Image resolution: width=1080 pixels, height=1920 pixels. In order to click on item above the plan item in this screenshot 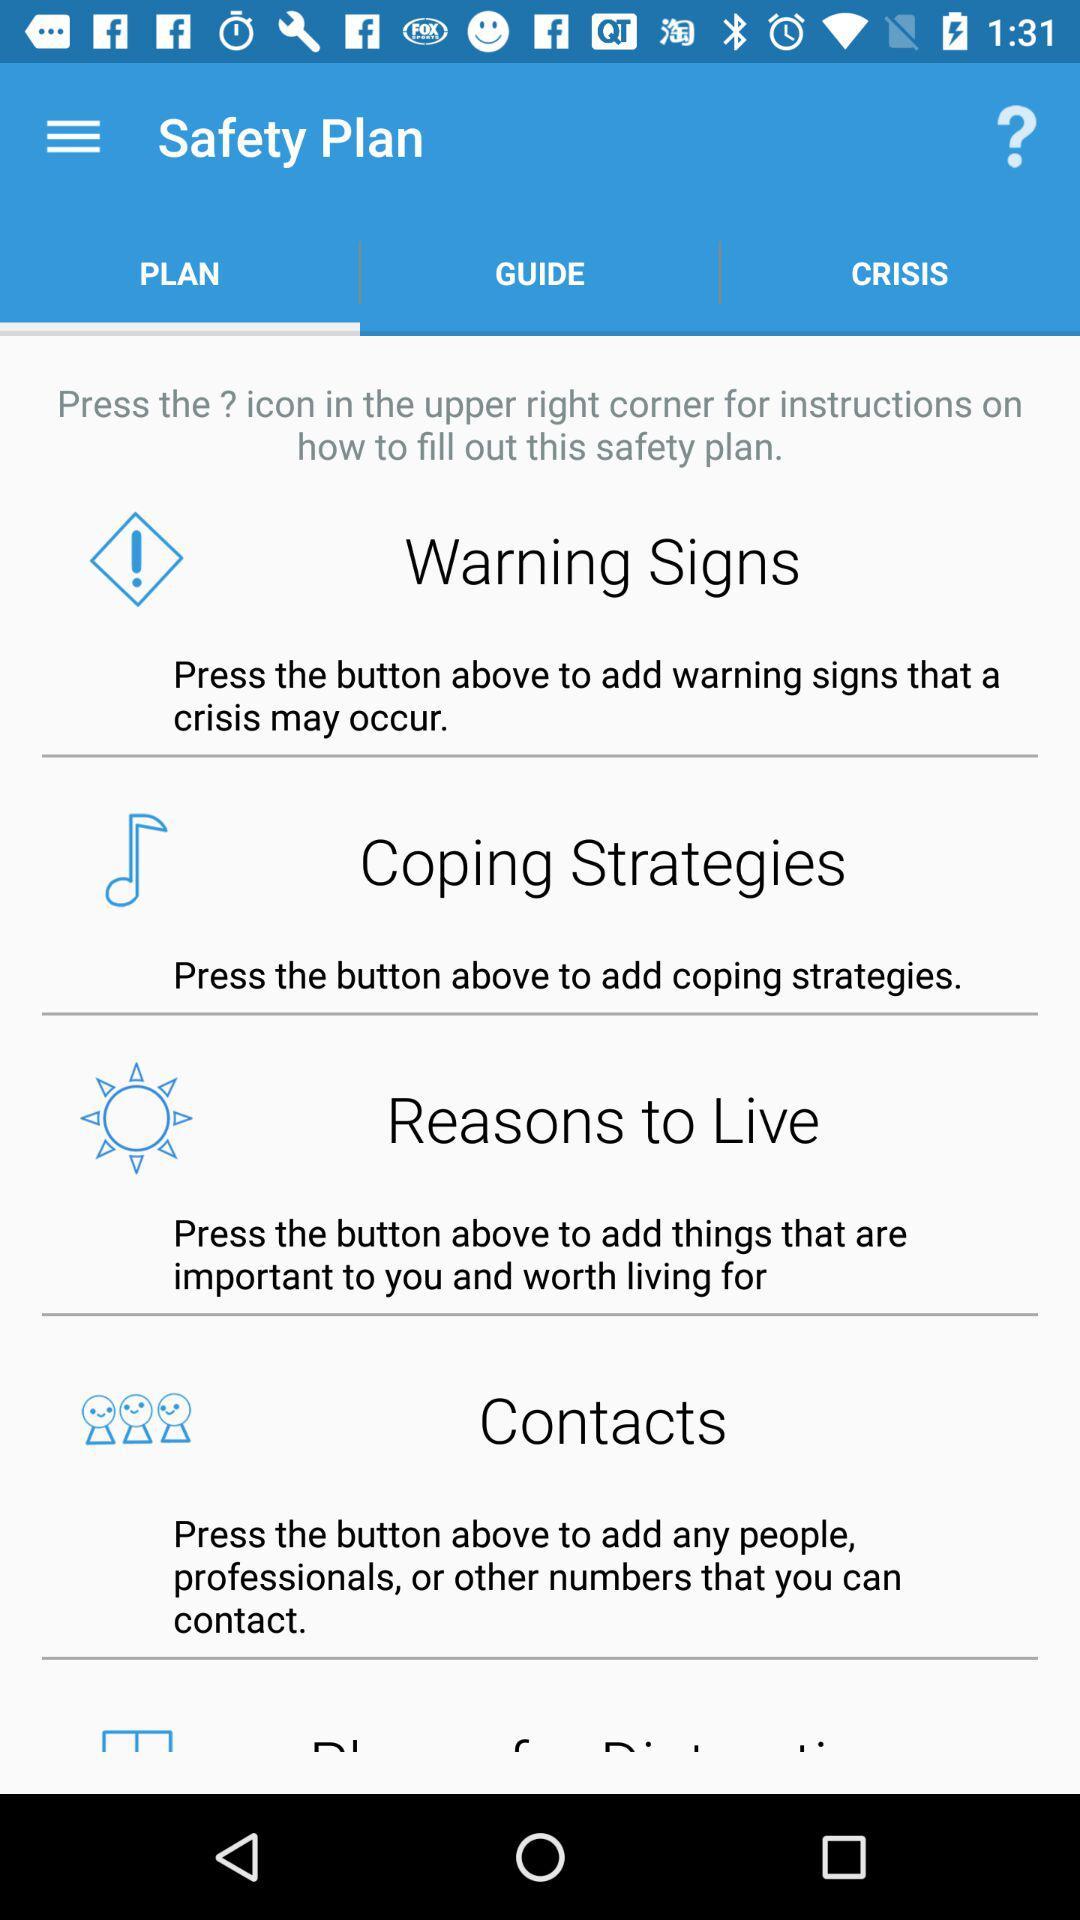, I will do `click(72, 135)`.